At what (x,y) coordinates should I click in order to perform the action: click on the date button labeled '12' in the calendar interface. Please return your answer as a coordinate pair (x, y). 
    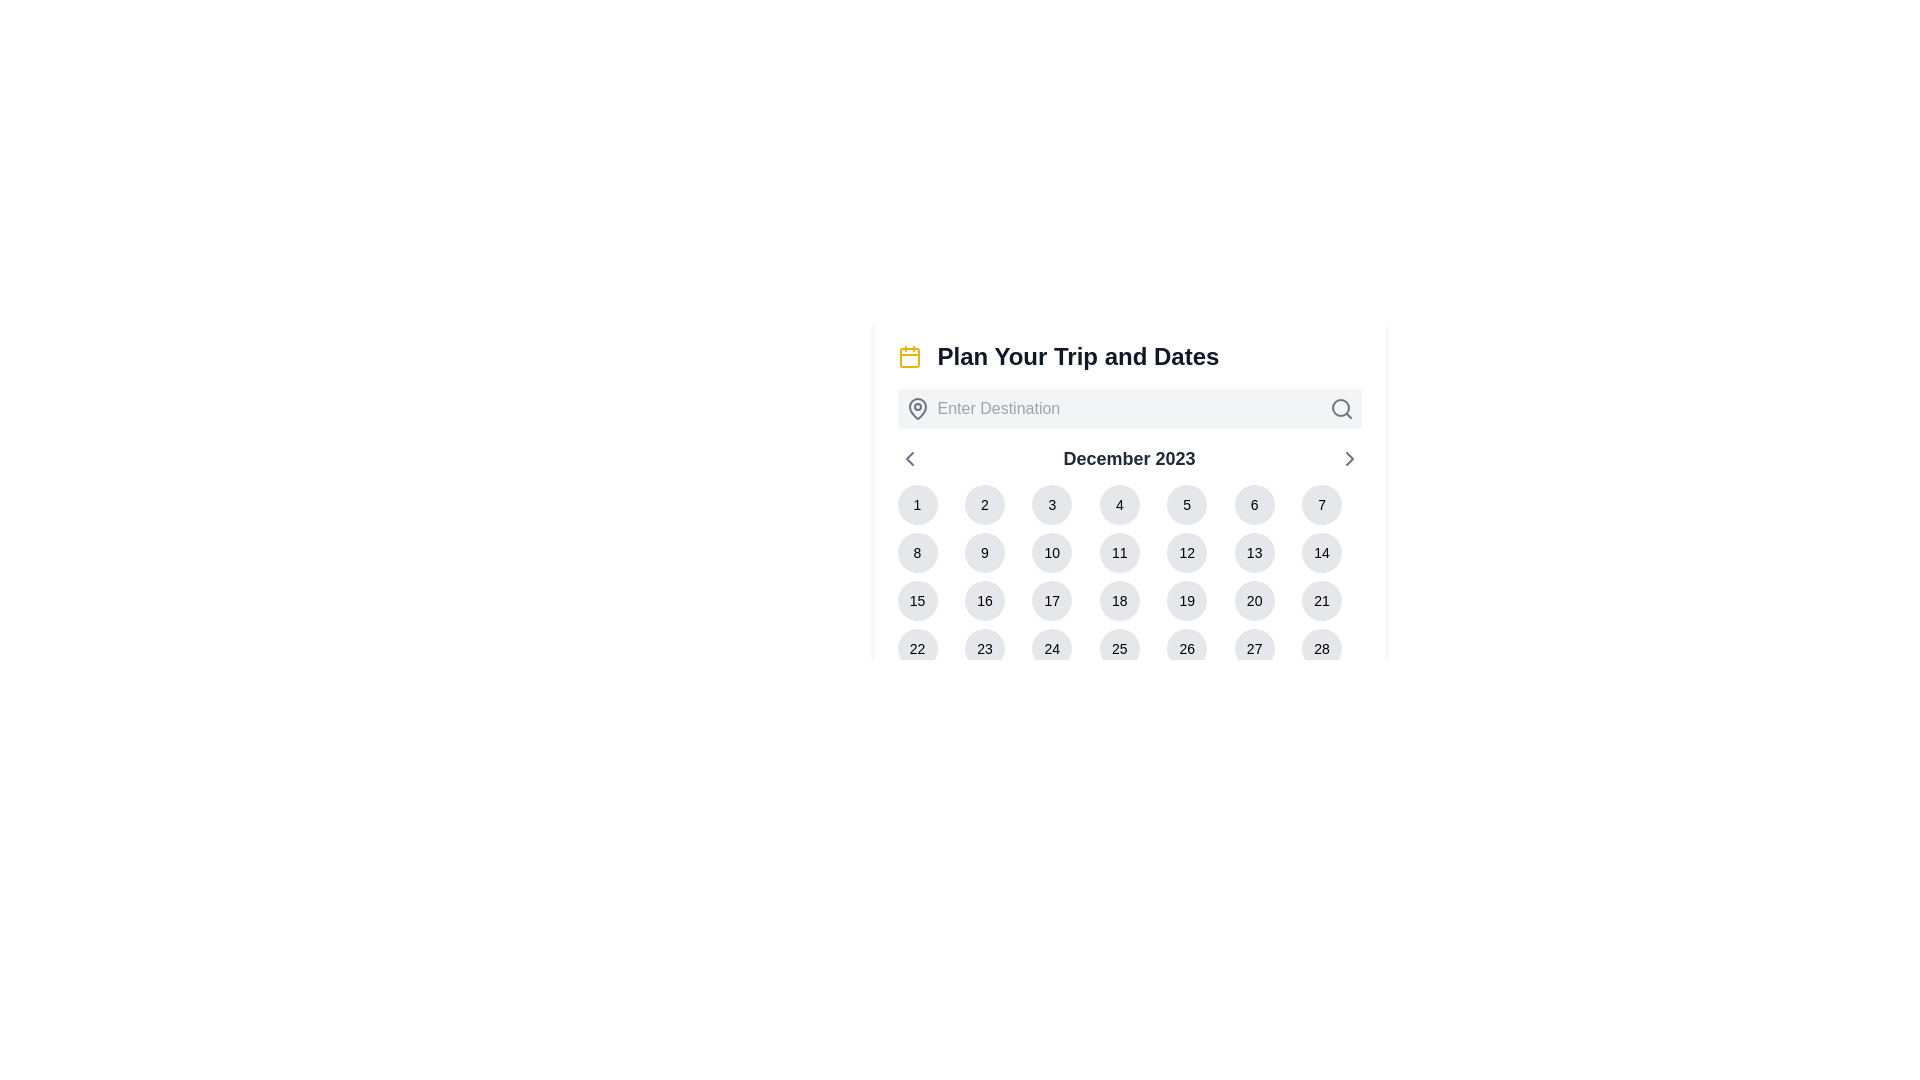
    Looking at the image, I should click on (1187, 552).